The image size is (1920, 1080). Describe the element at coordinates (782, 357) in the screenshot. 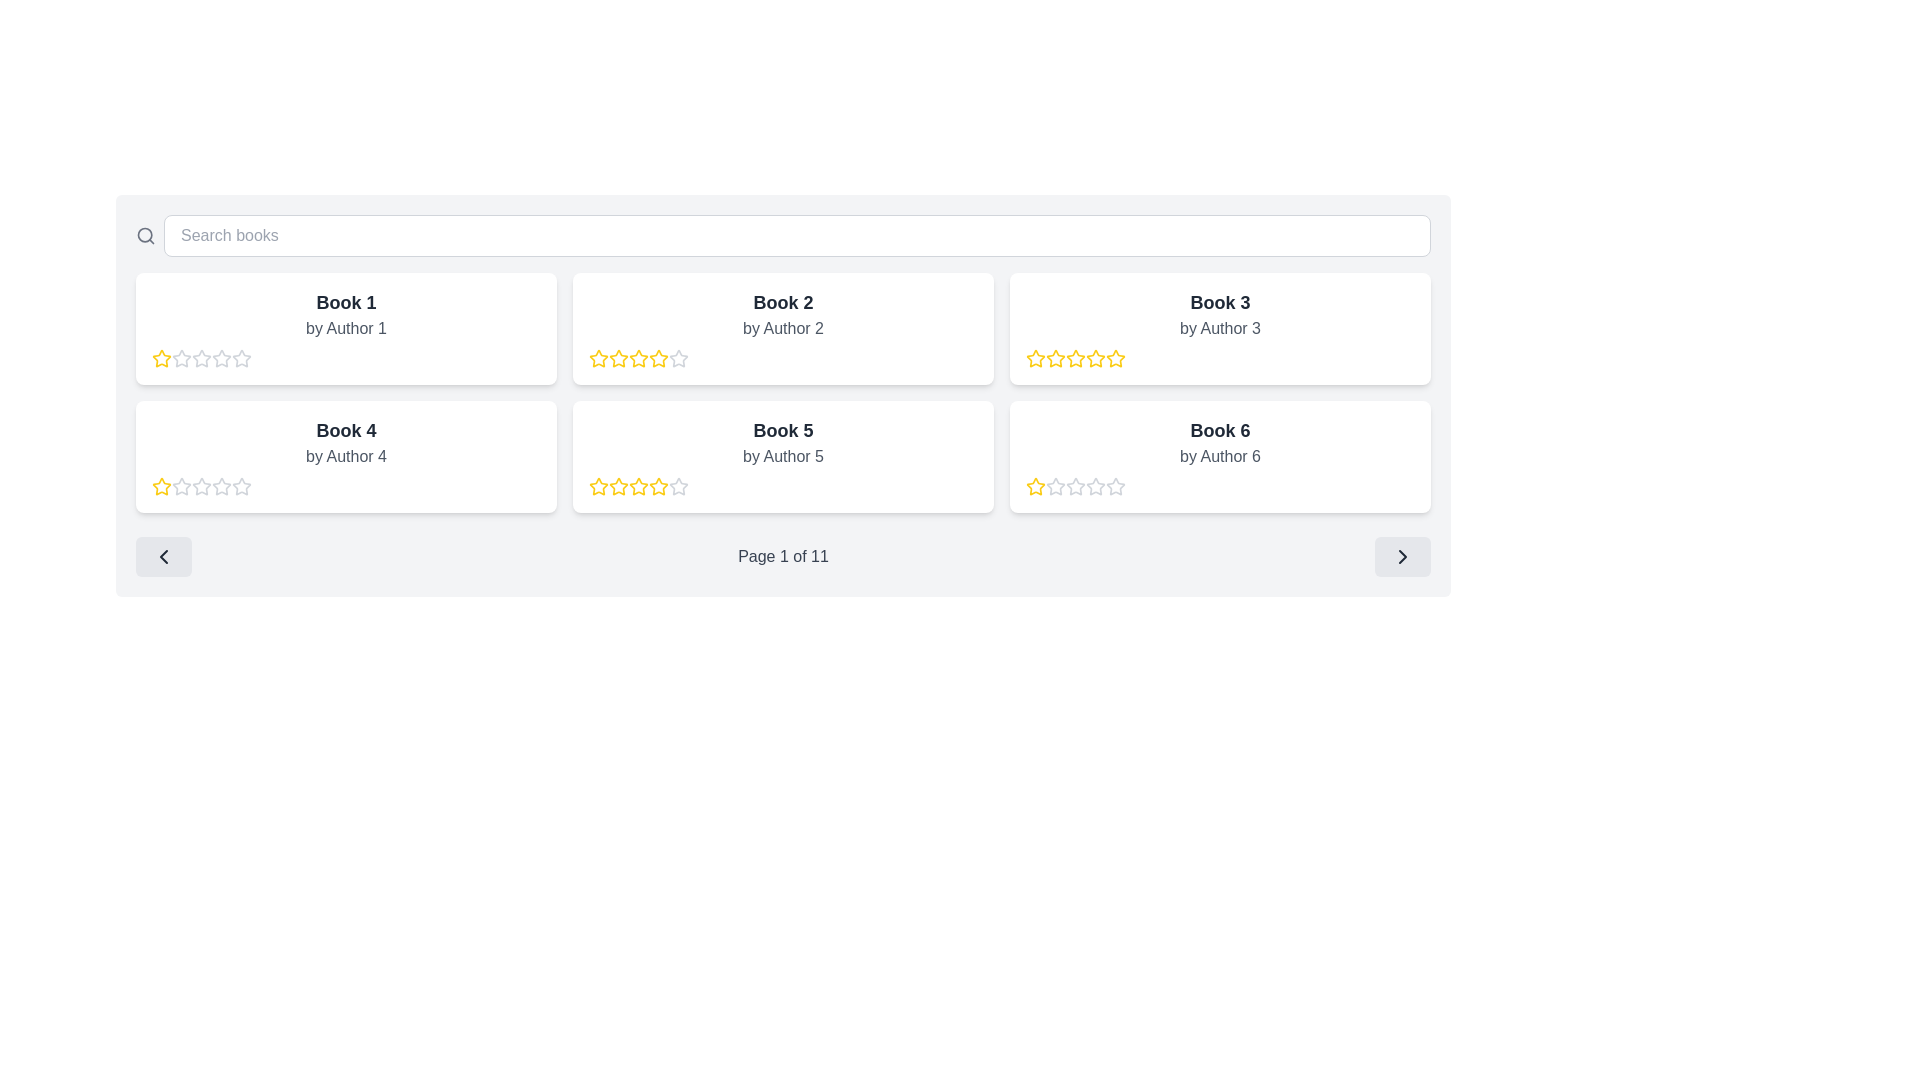

I see `the Rating Display element, which visually represents the rating for an item, located below the title 'Book 2 by Author 2' inside a white card with rounded corners in the top-center area of the interface layout` at that location.